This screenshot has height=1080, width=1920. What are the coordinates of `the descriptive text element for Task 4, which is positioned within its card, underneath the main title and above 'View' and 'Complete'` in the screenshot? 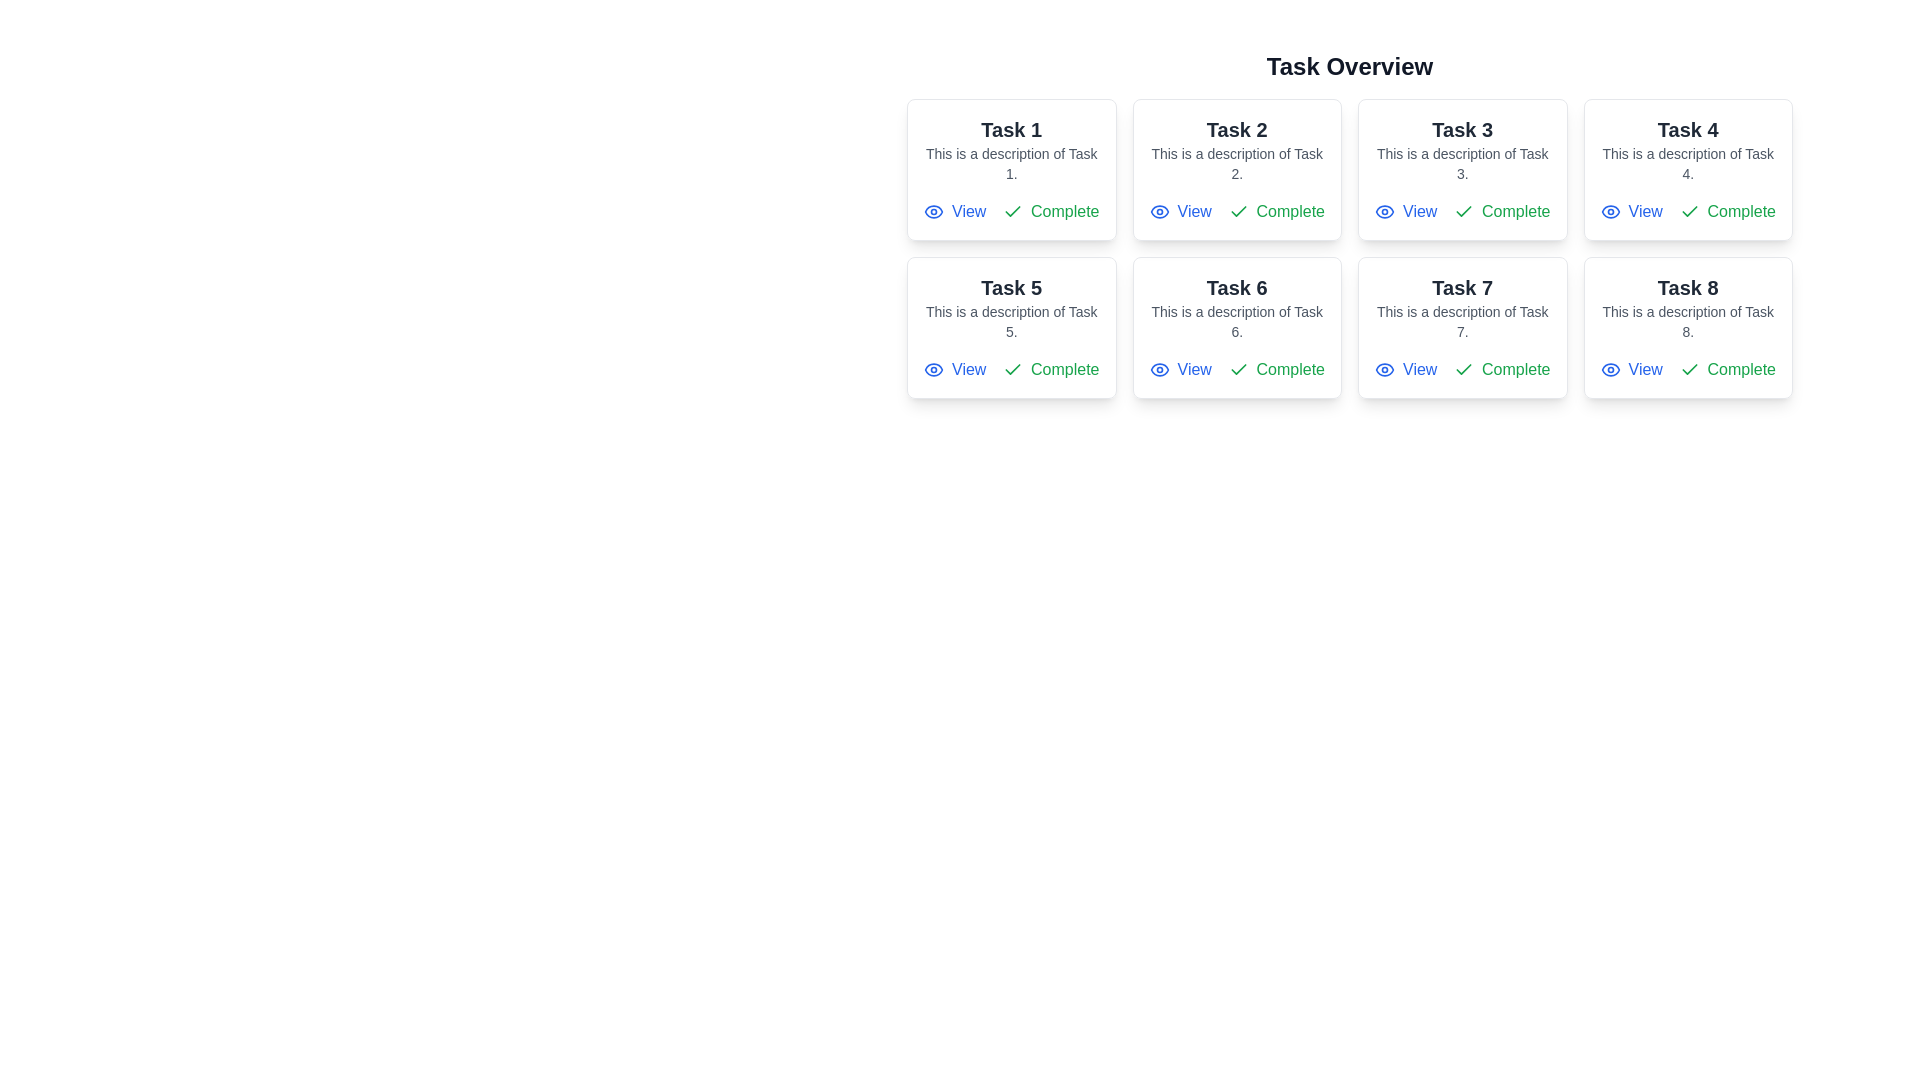 It's located at (1687, 163).